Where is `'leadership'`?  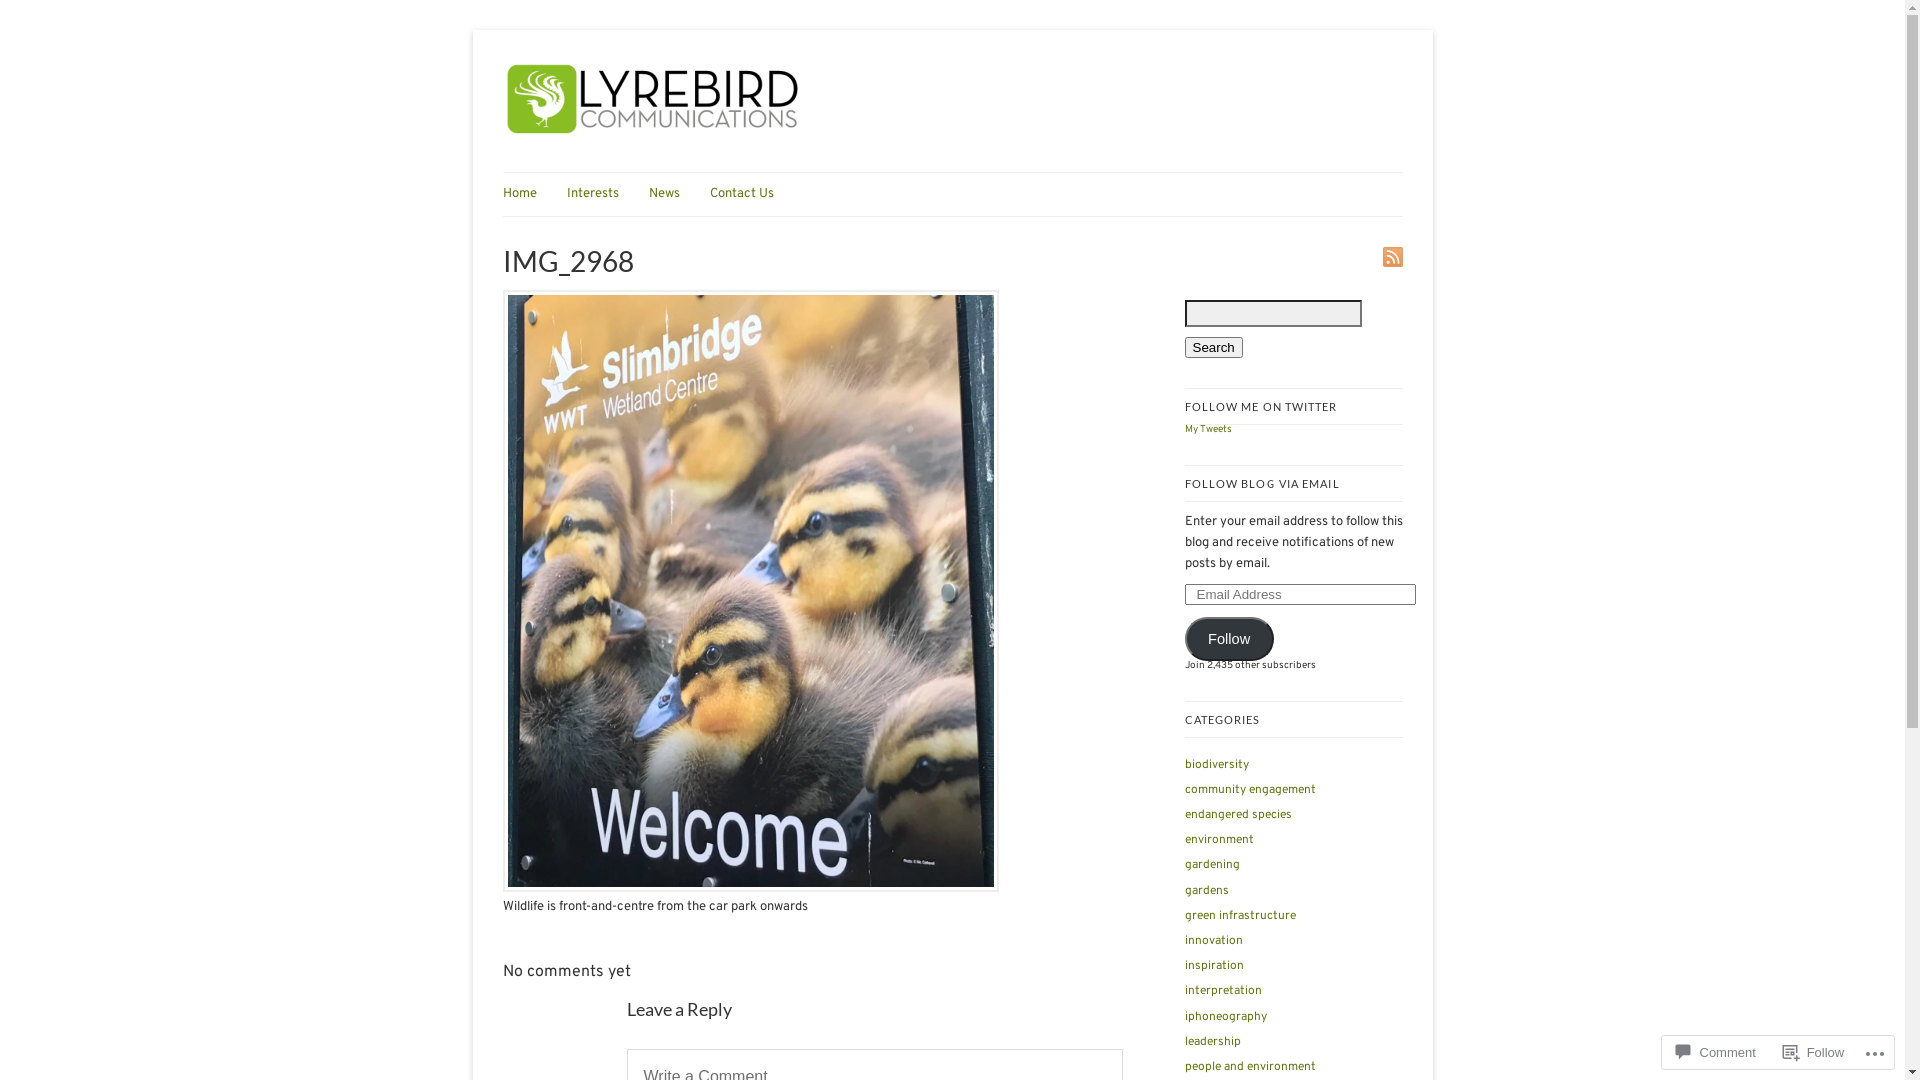
'leadership' is located at coordinates (1211, 1040).